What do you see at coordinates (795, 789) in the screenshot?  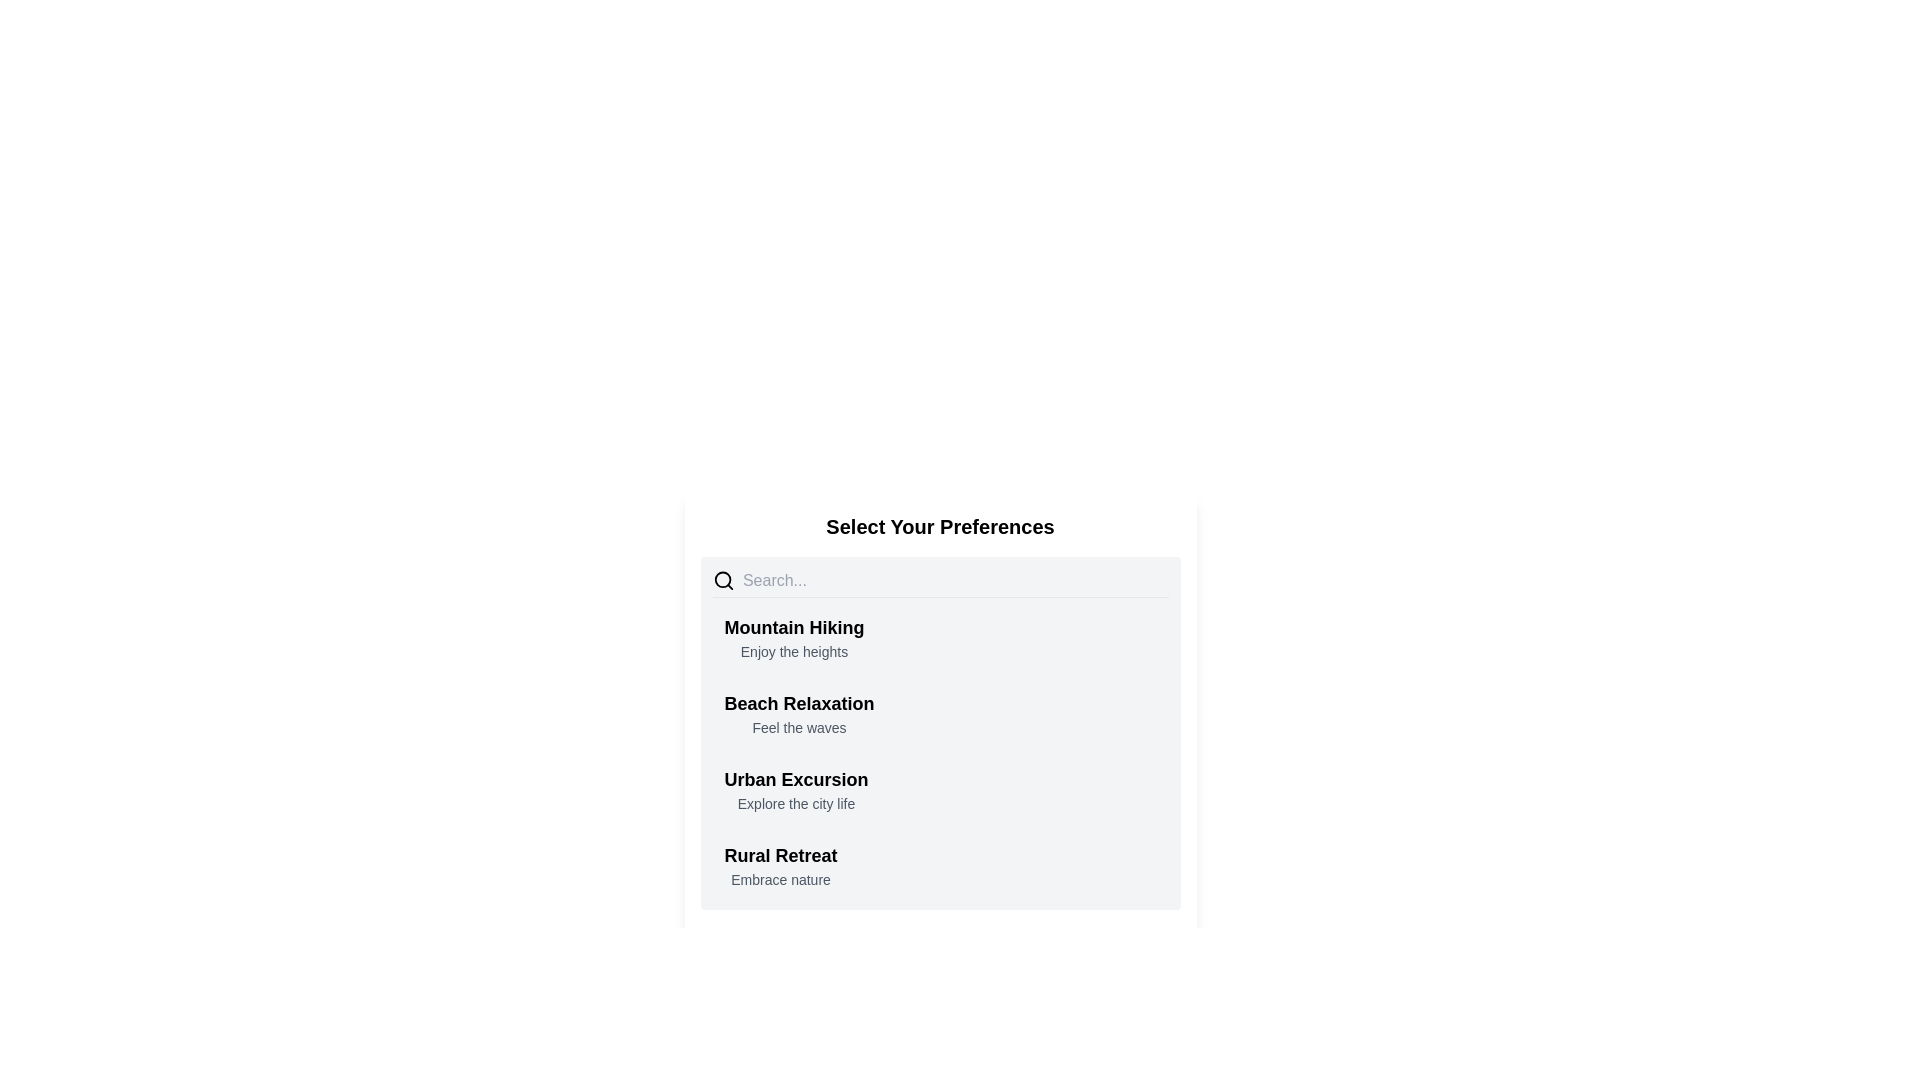 I see `the selectable list item labeled 'Urban Excursion', which consists of two lines of text` at bounding box center [795, 789].